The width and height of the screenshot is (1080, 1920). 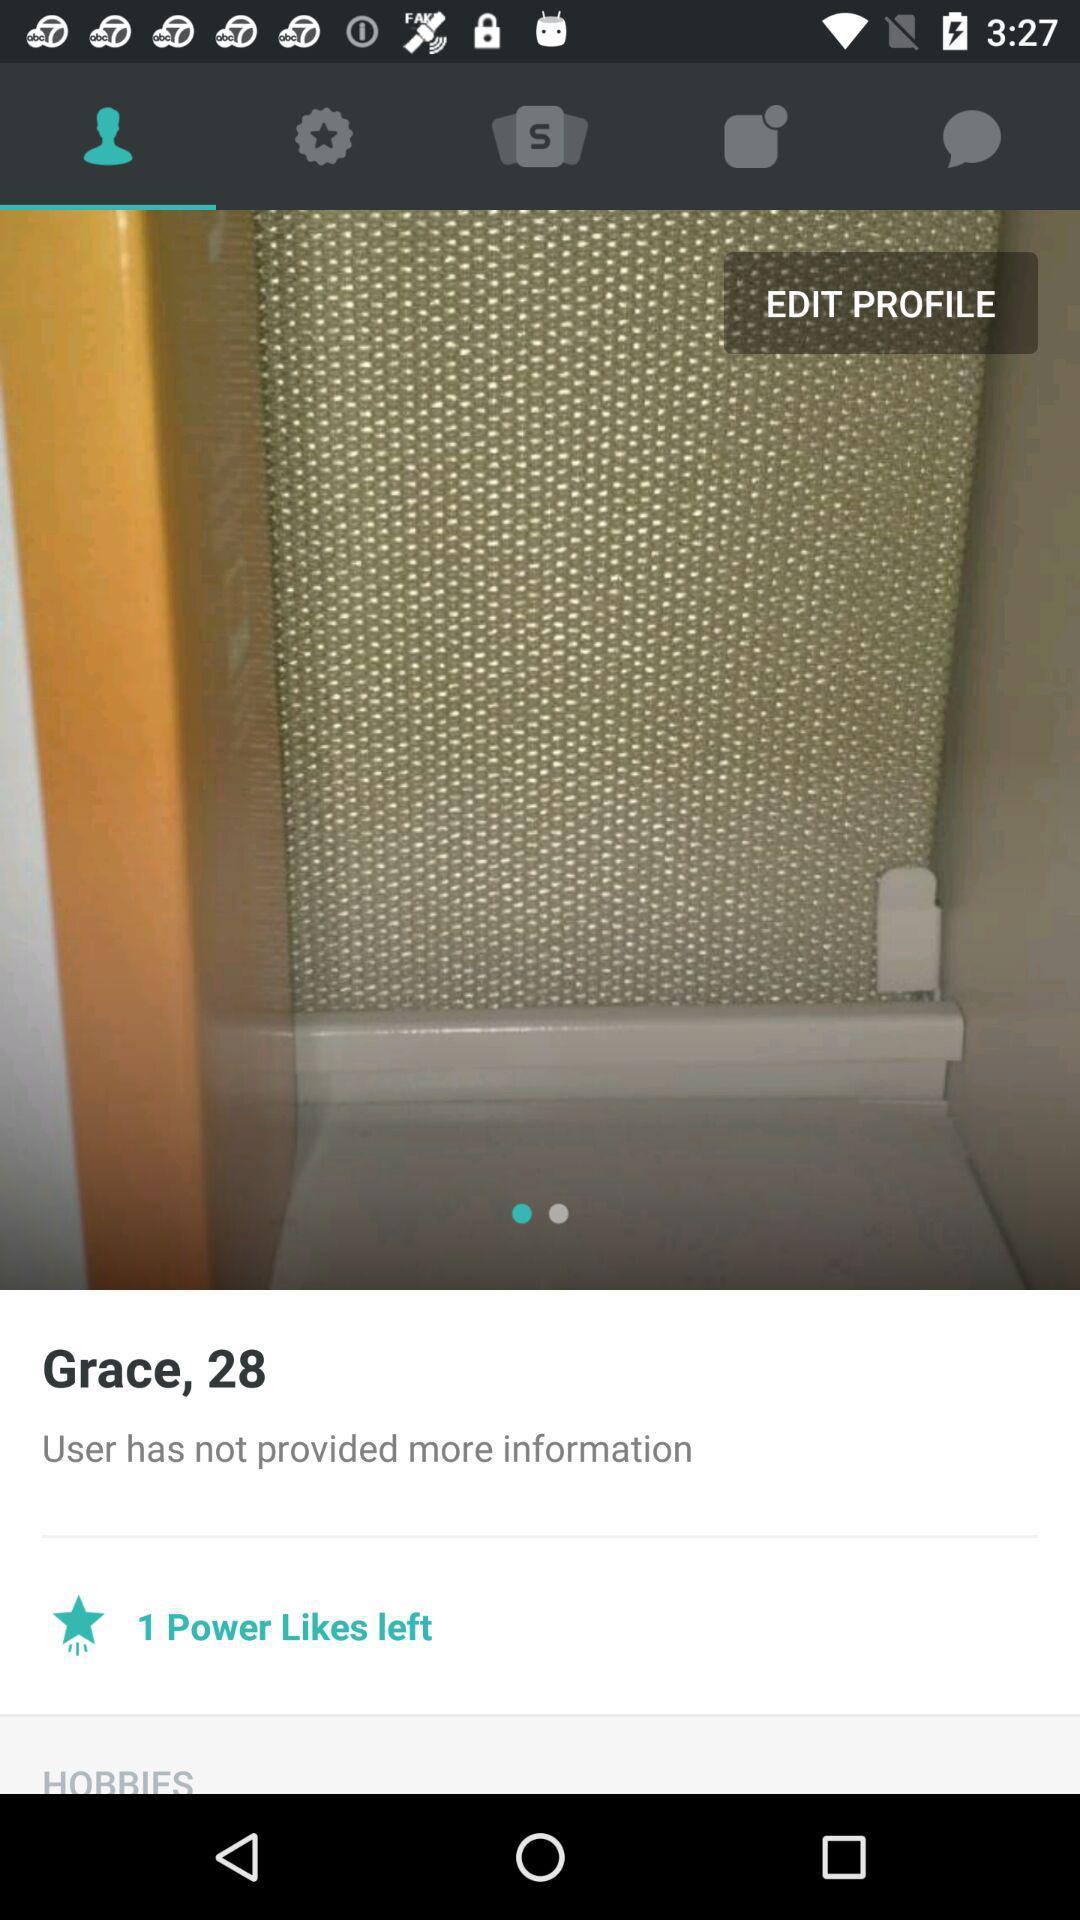 What do you see at coordinates (879, 301) in the screenshot?
I see `item above the grace, 28` at bounding box center [879, 301].